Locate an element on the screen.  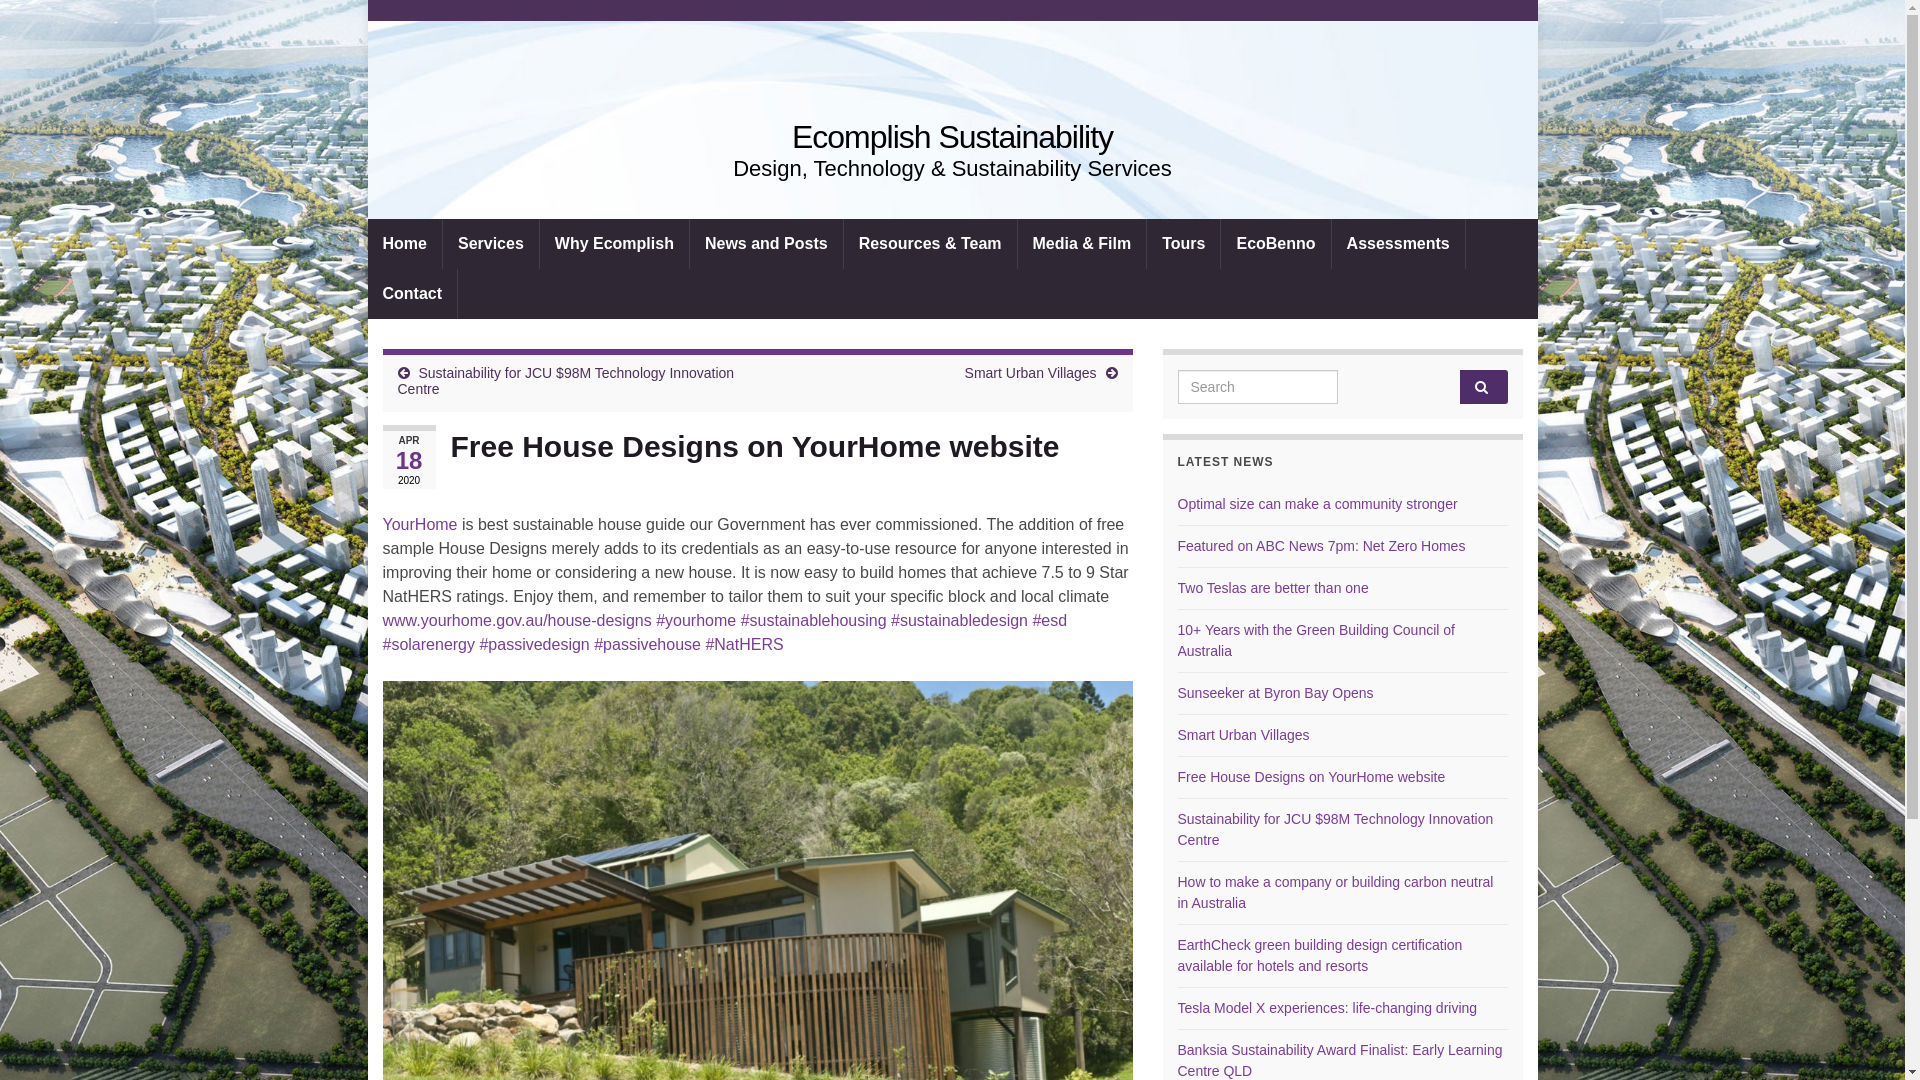
'10+ Years with the Green Building Council of Australia' is located at coordinates (1316, 640).